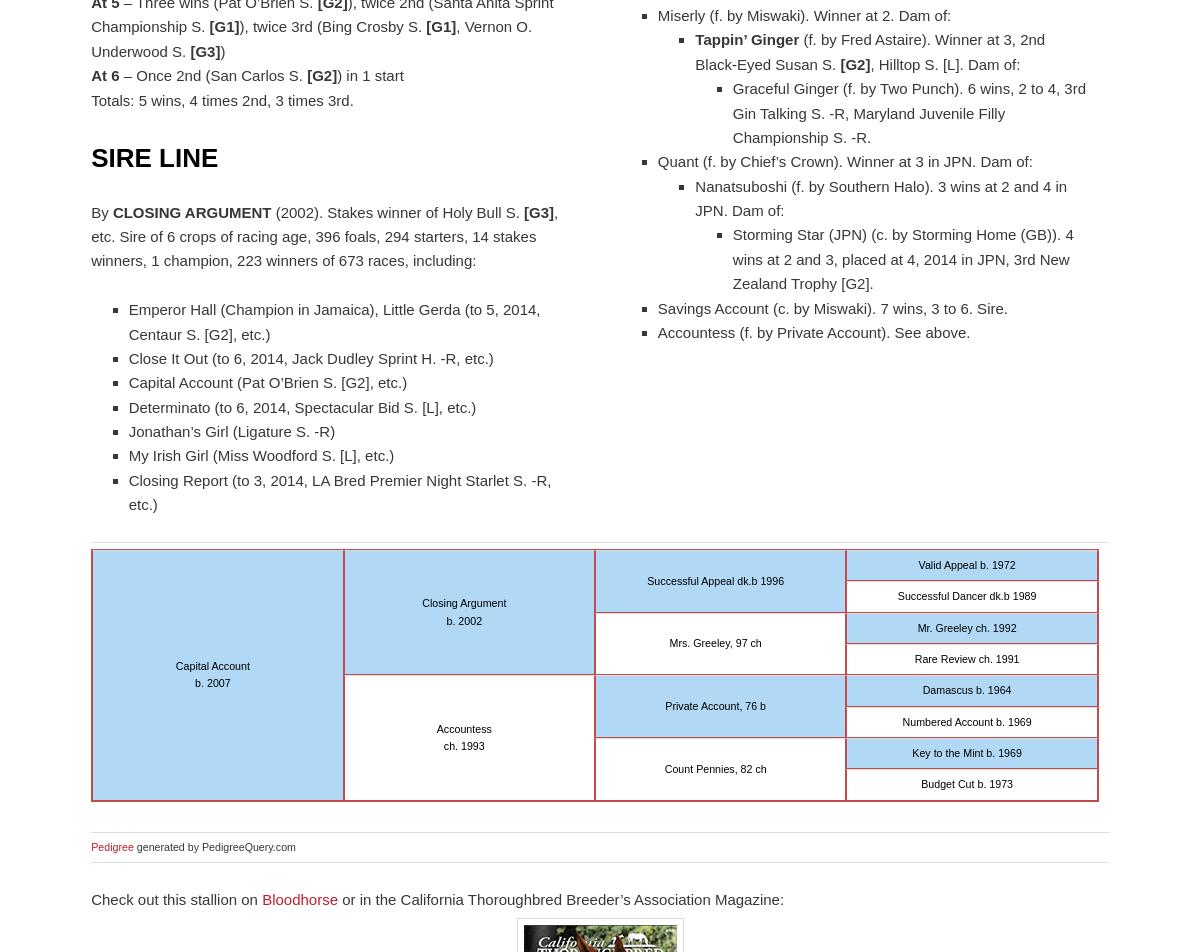 This screenshot has height=952, width=1200. Describe the element at coordinates (803, 15) in the screenshot. I see `'Miserly (f. by Miswaki). Winner at 2. Dam of:'` at that location.